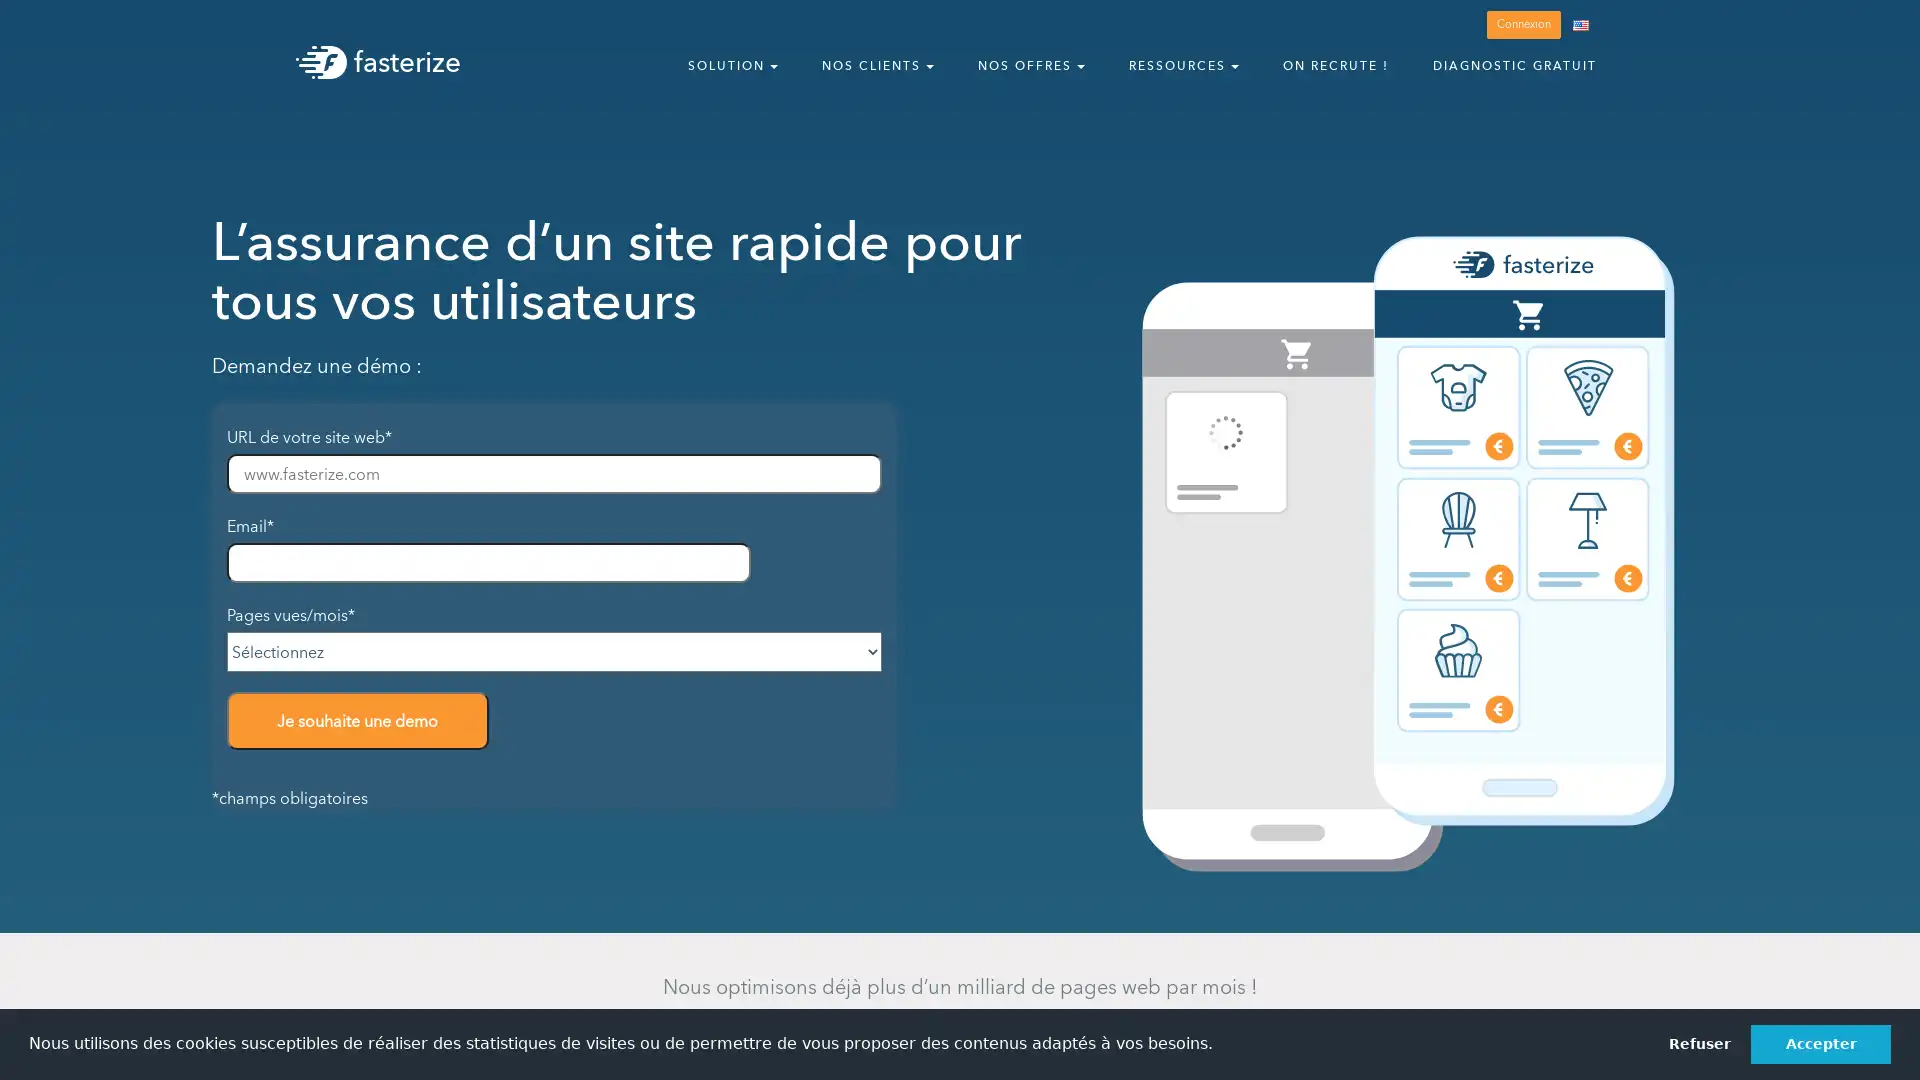 The image size is (1920, 1080). Describe the element at coordinates (1820, 1043) in the screenshot. I see `allow cookies` at that location.